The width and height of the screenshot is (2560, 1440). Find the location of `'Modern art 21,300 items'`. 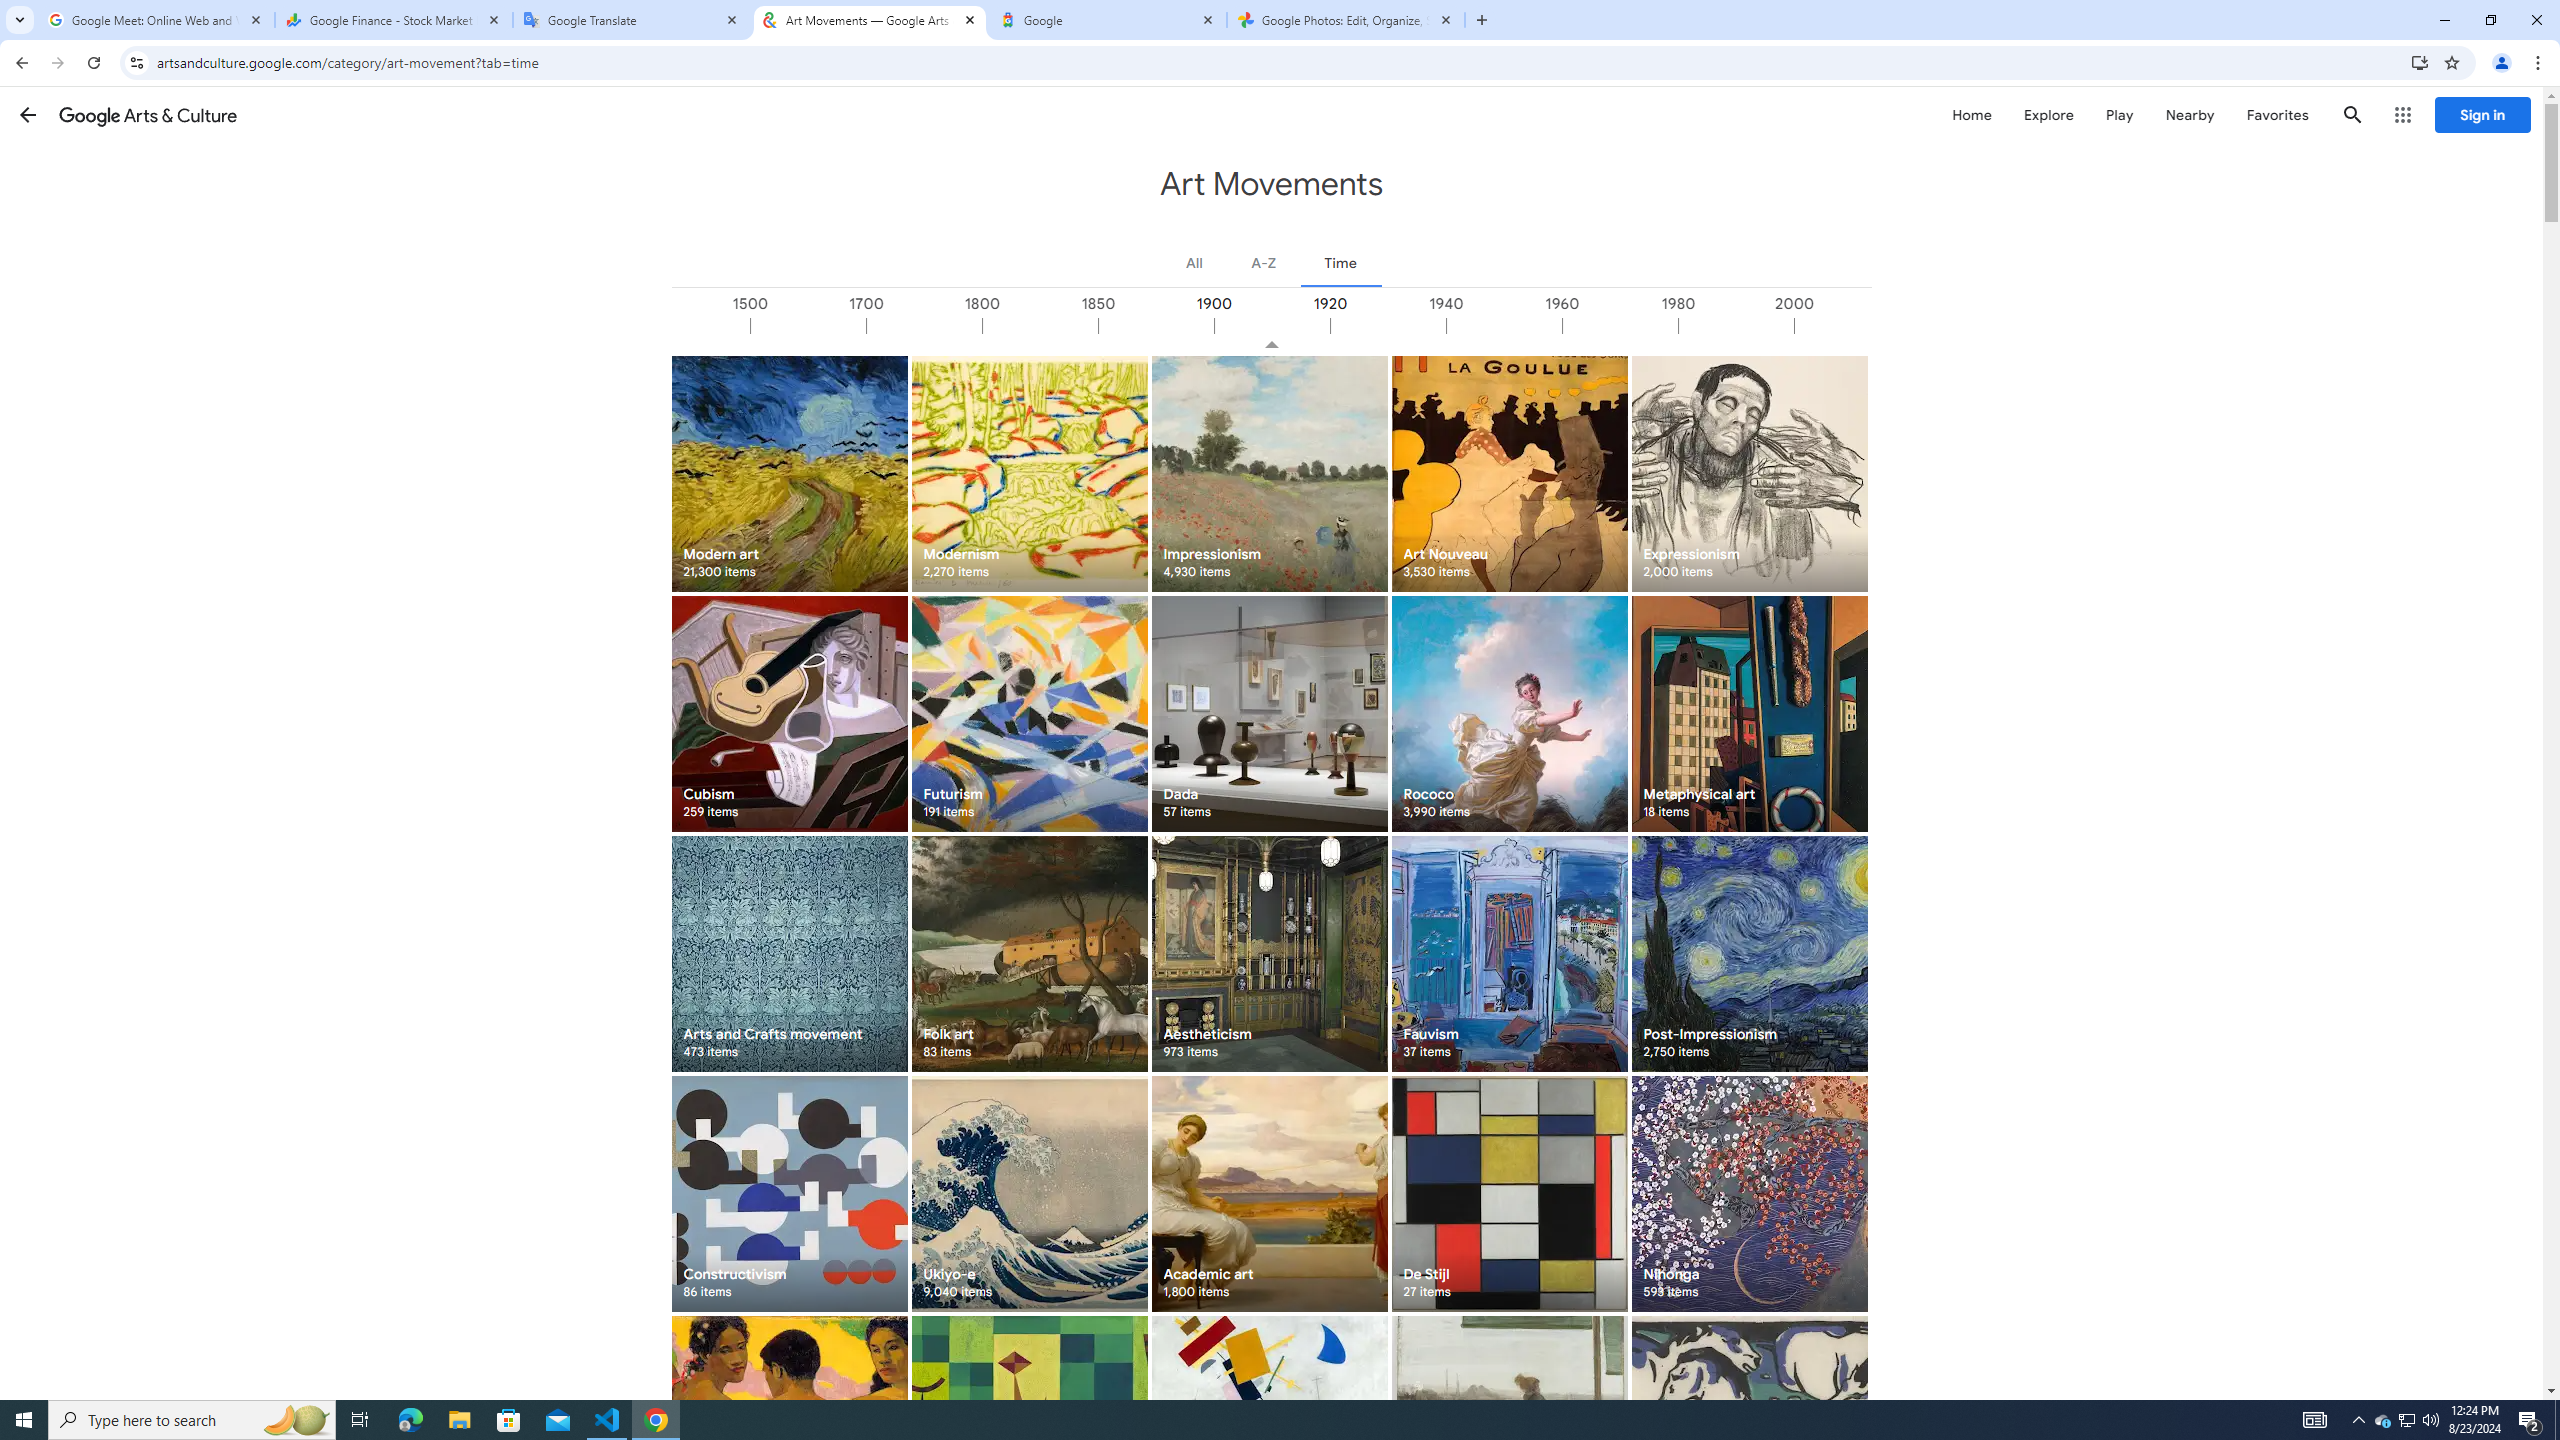

'Modern art 21,300 items' is located at coordinates (788, 472).